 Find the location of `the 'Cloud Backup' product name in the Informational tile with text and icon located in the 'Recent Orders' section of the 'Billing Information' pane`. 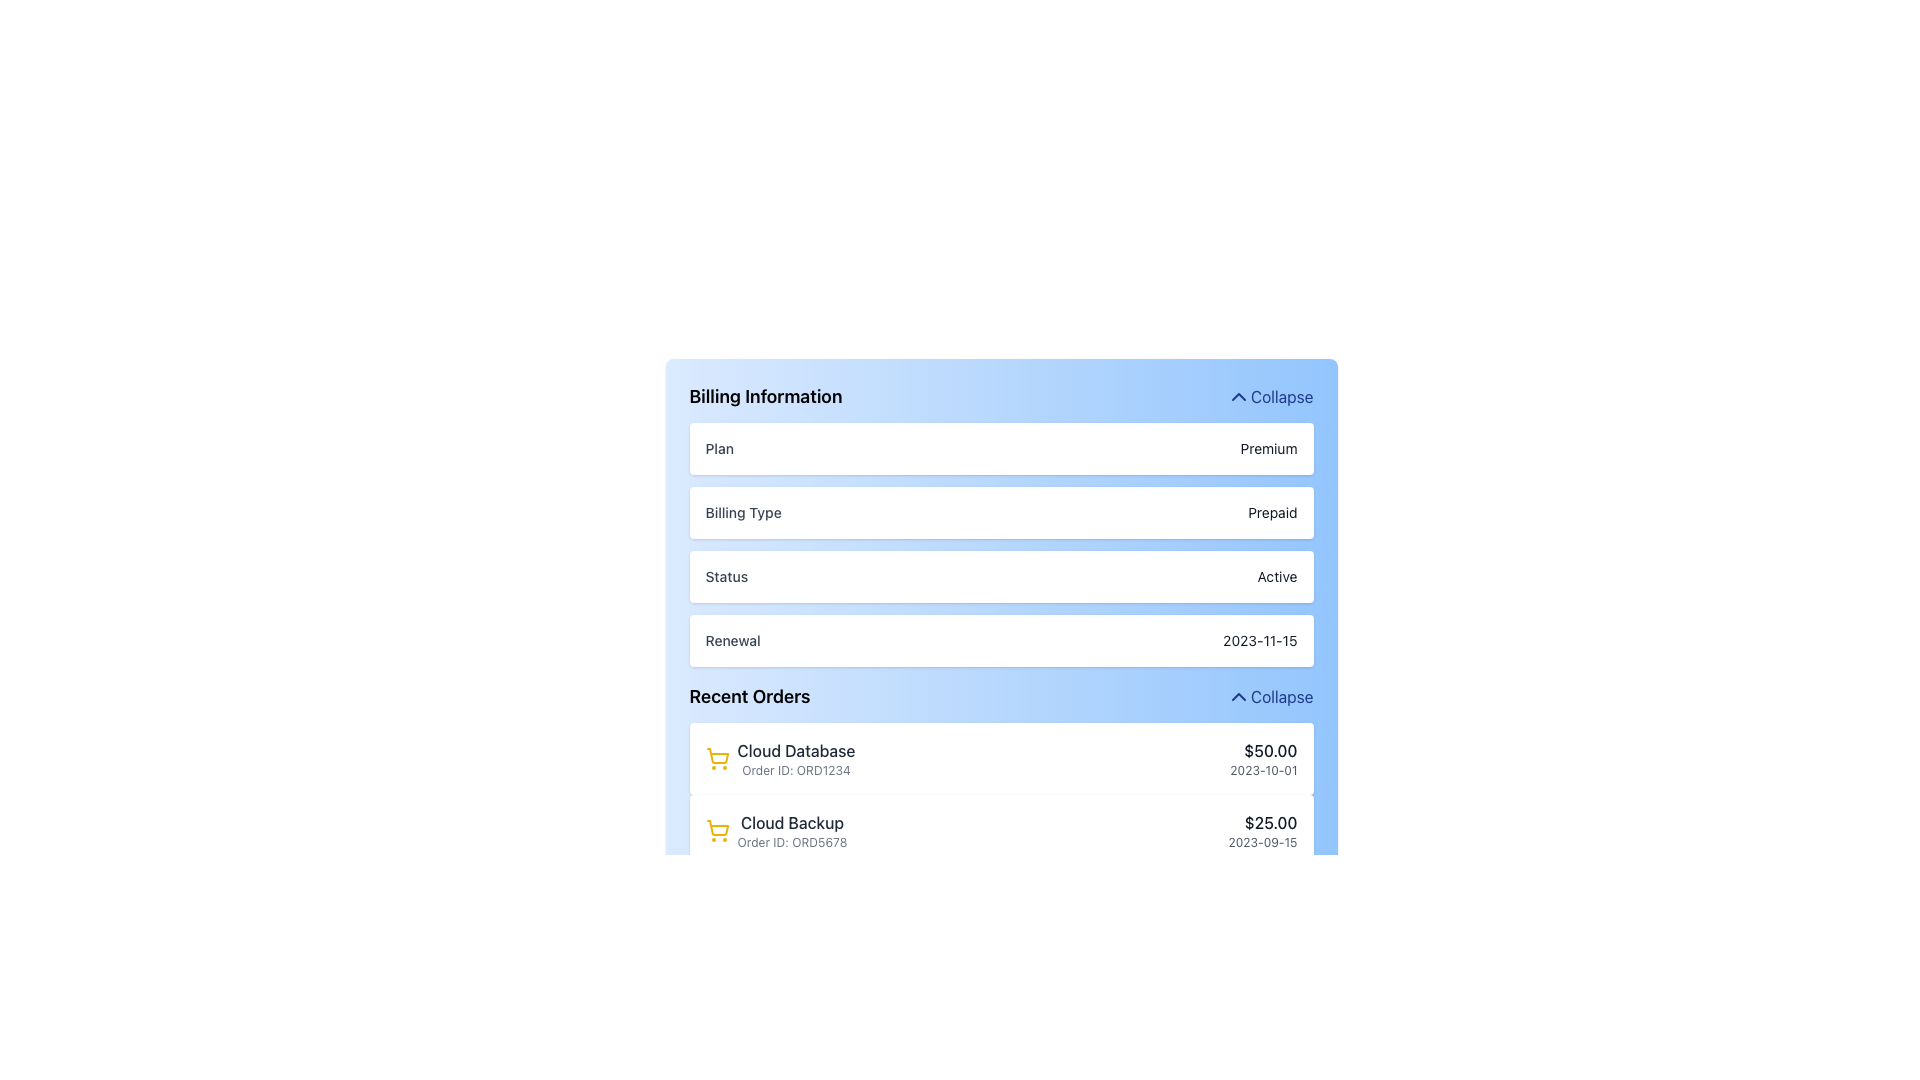

the 'Cloud Backup' product name in the Informational tile with text and icon located in the 'Recent Orders' section of the 'Billing Information' pane is located at coordinates (775, 830).